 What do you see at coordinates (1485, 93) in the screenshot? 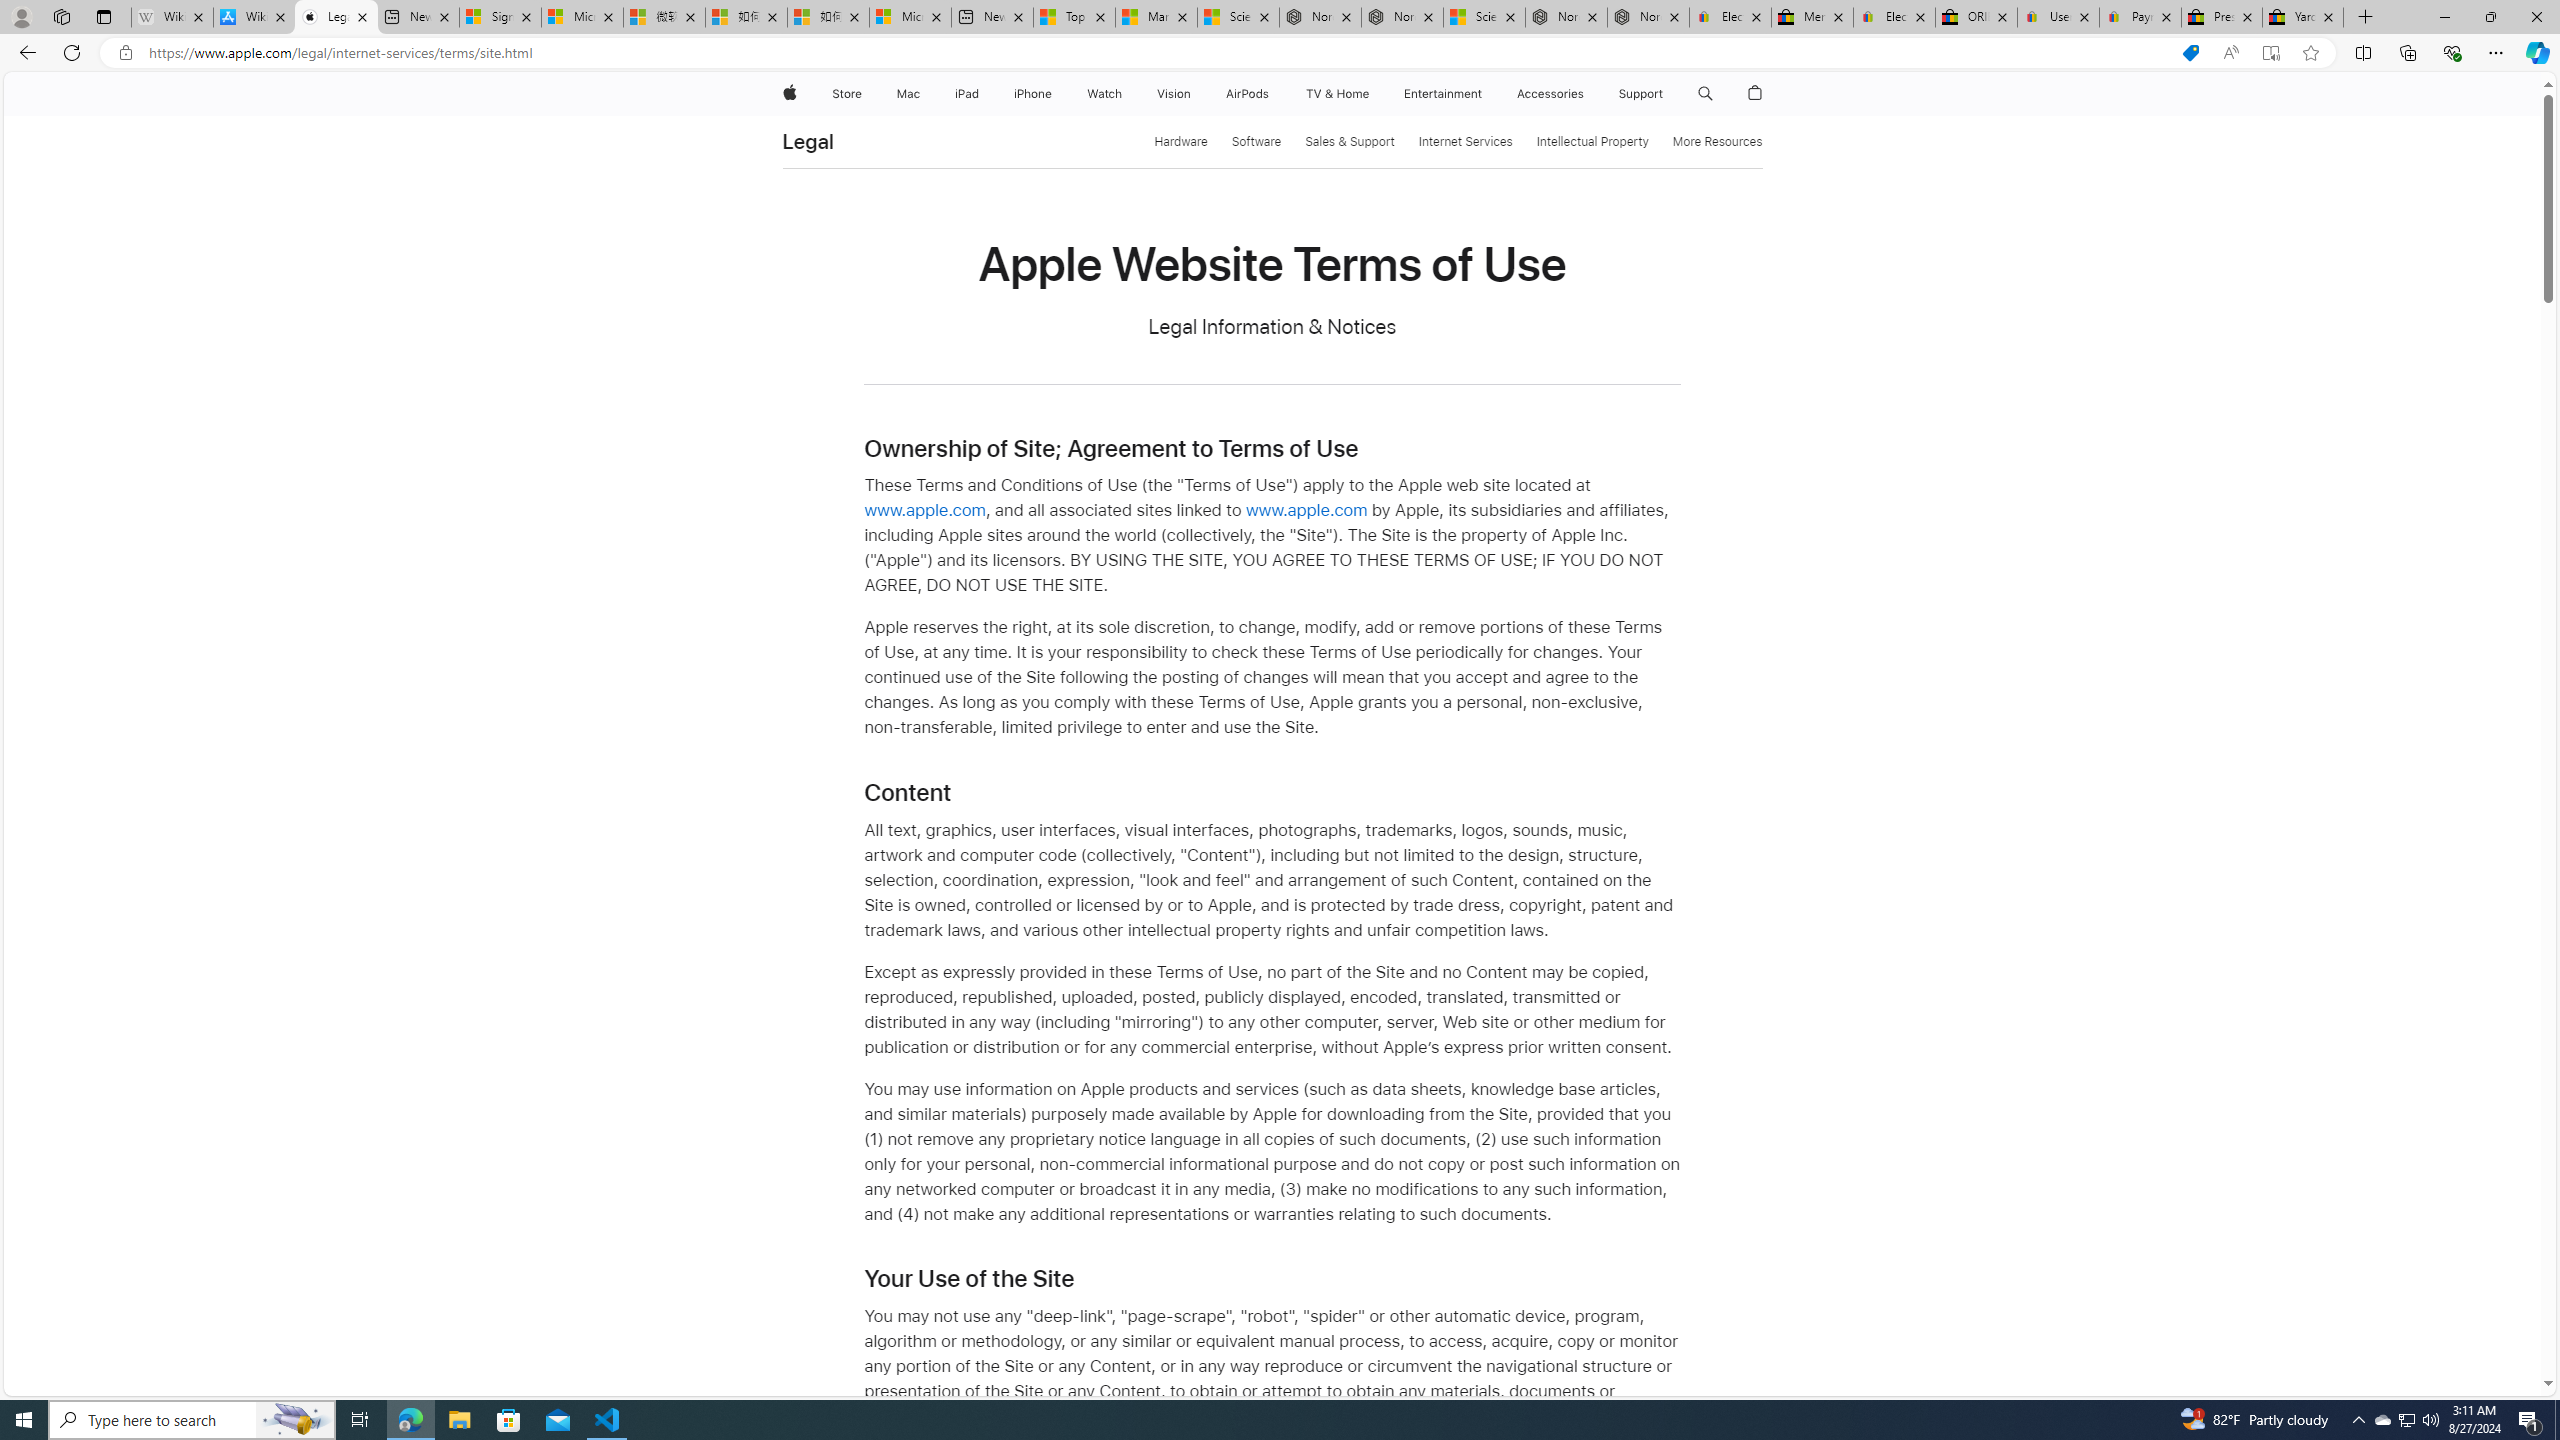
I see `'Entertainment menu'` at bounding box center [1485, 93].